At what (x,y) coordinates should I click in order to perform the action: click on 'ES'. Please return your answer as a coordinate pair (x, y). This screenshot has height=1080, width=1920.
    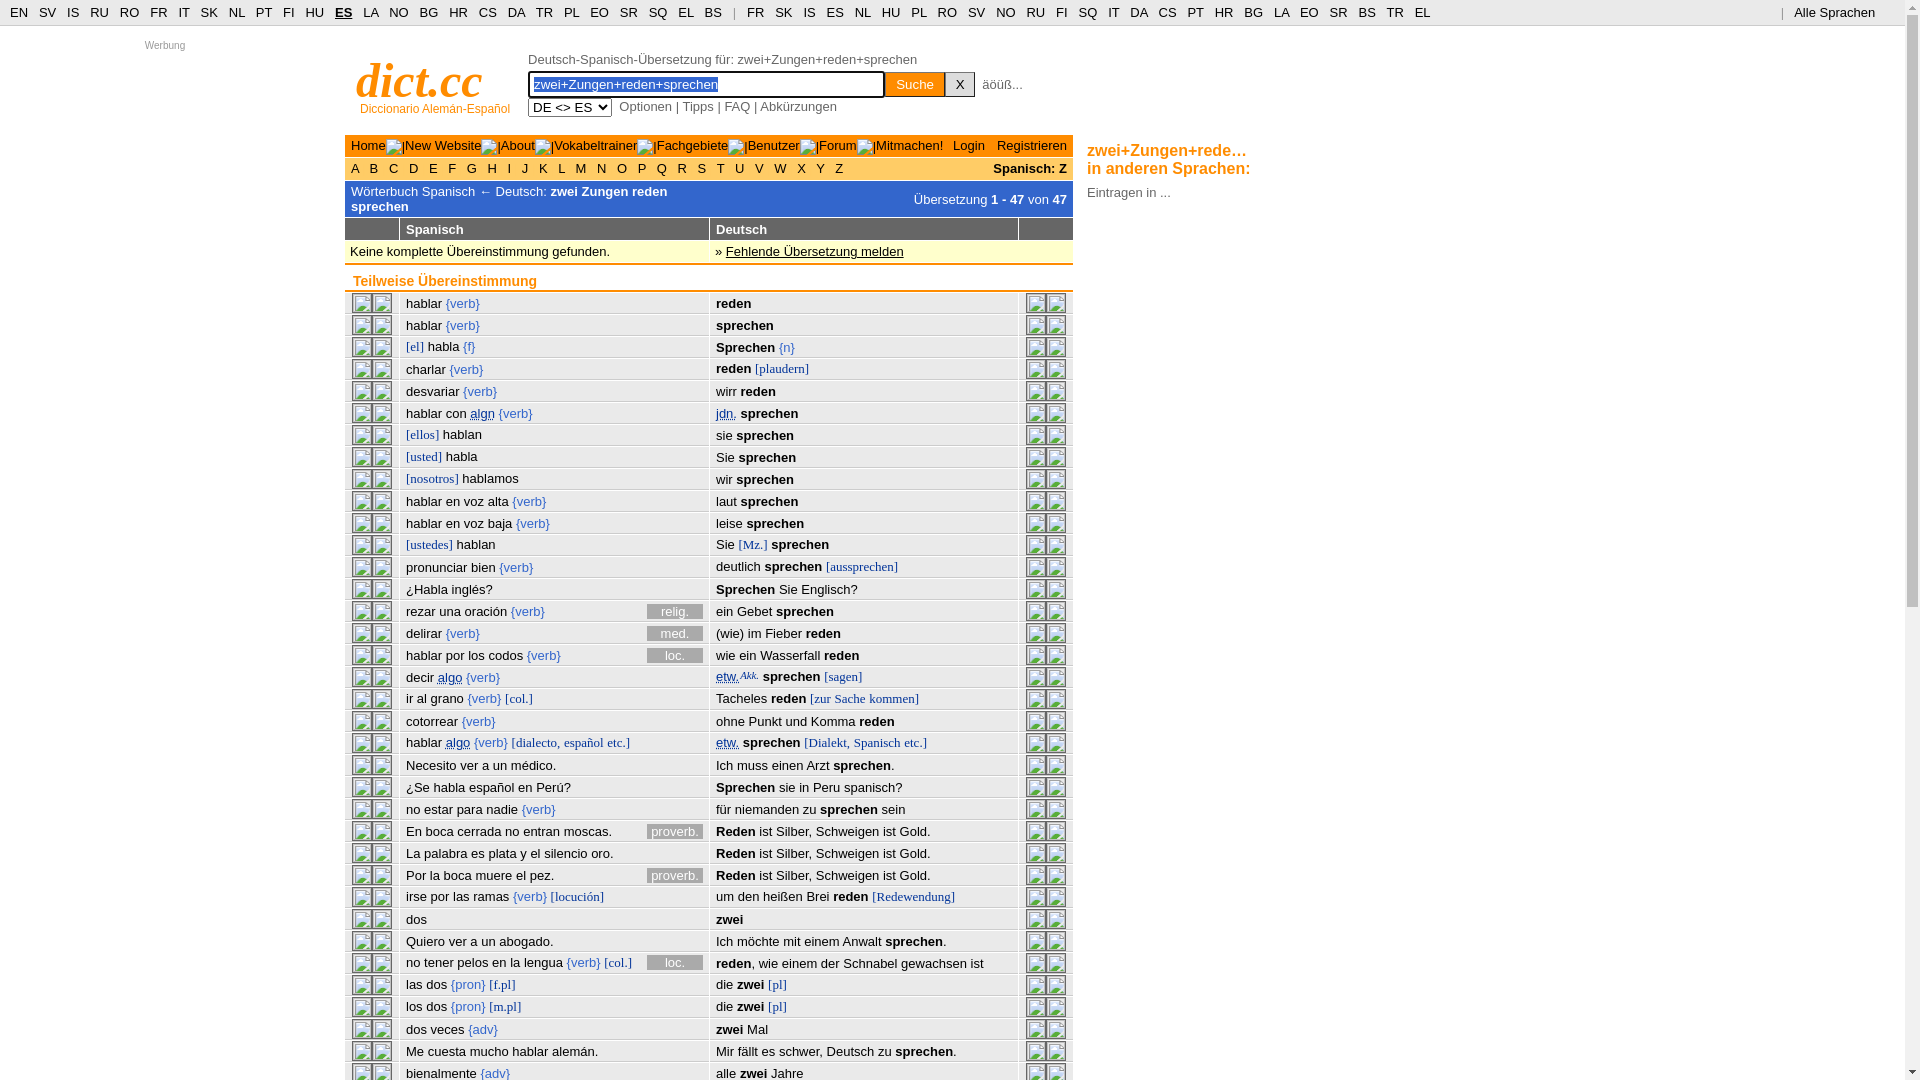
    Looking at the image, I should click on (835, 12).